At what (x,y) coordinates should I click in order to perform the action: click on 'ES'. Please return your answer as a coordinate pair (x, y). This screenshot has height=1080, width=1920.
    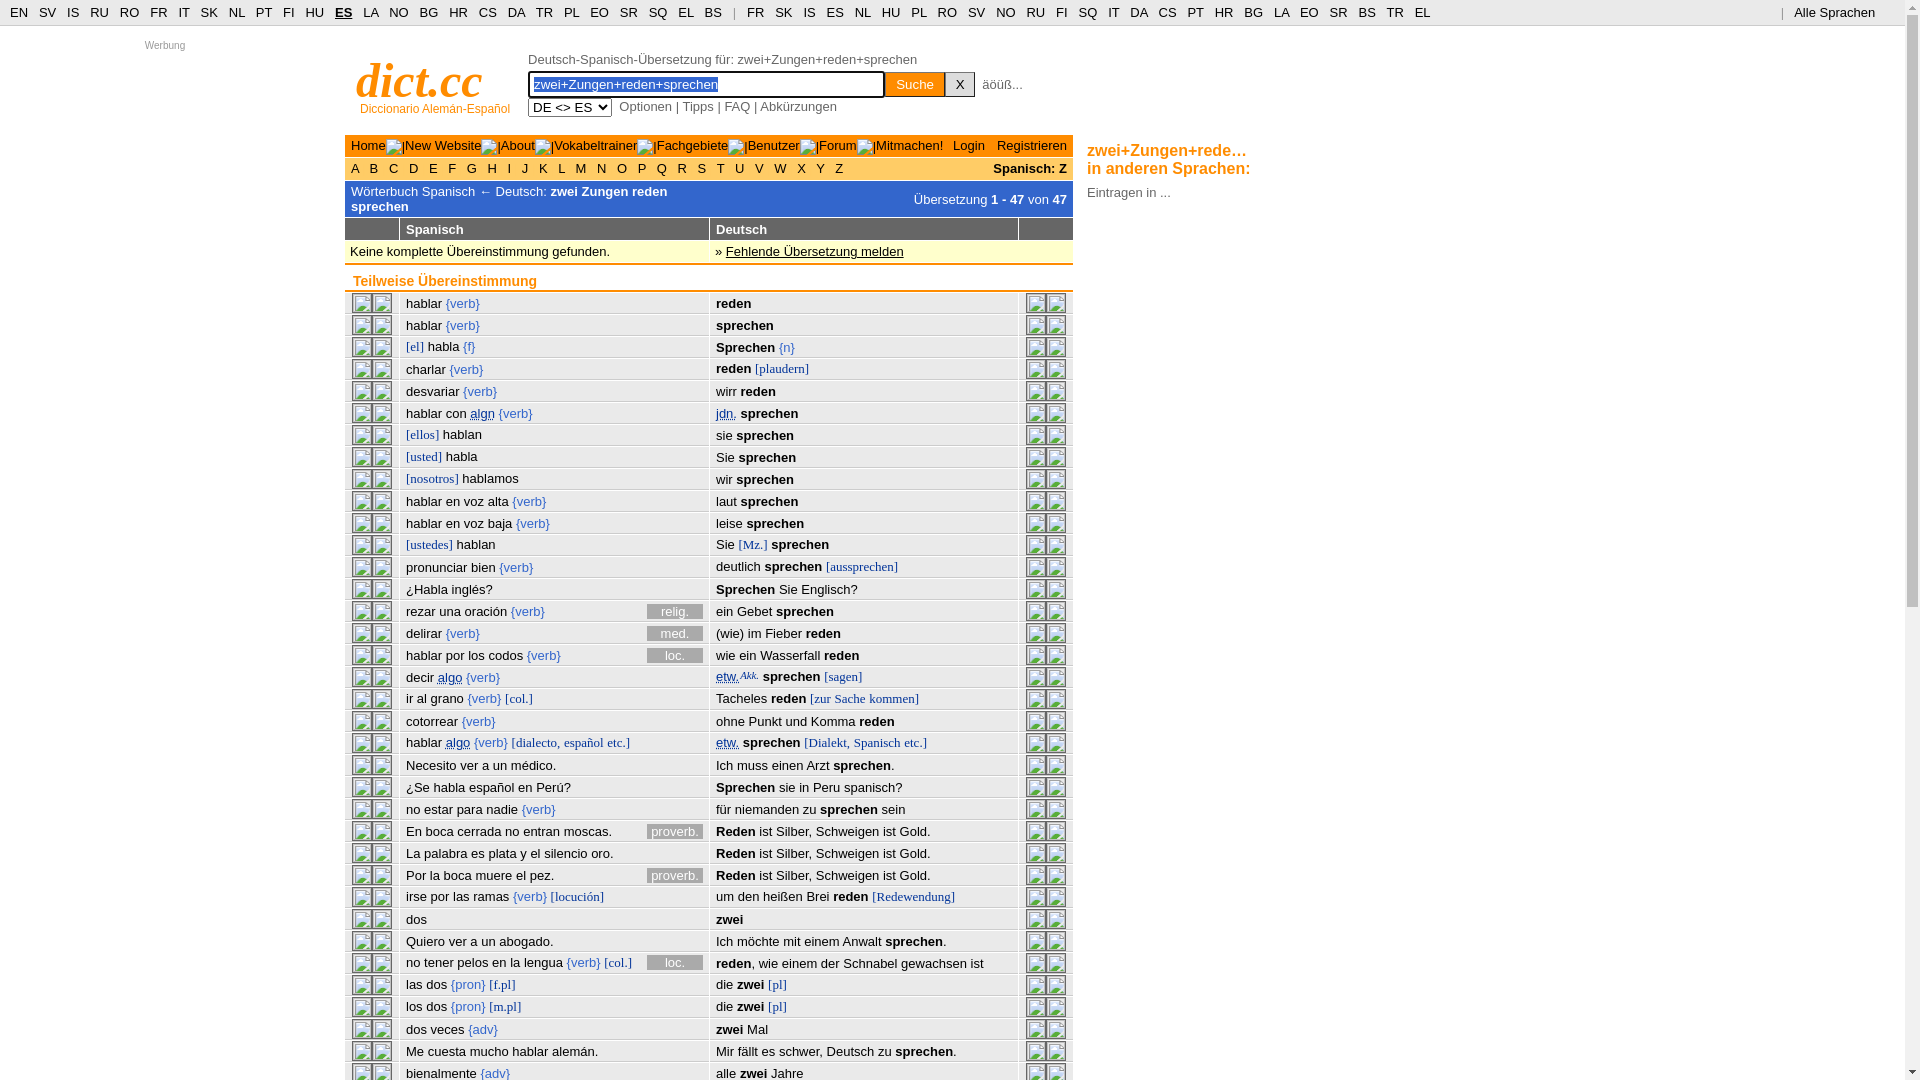
    Looking at the image, I should click on (835, 12).